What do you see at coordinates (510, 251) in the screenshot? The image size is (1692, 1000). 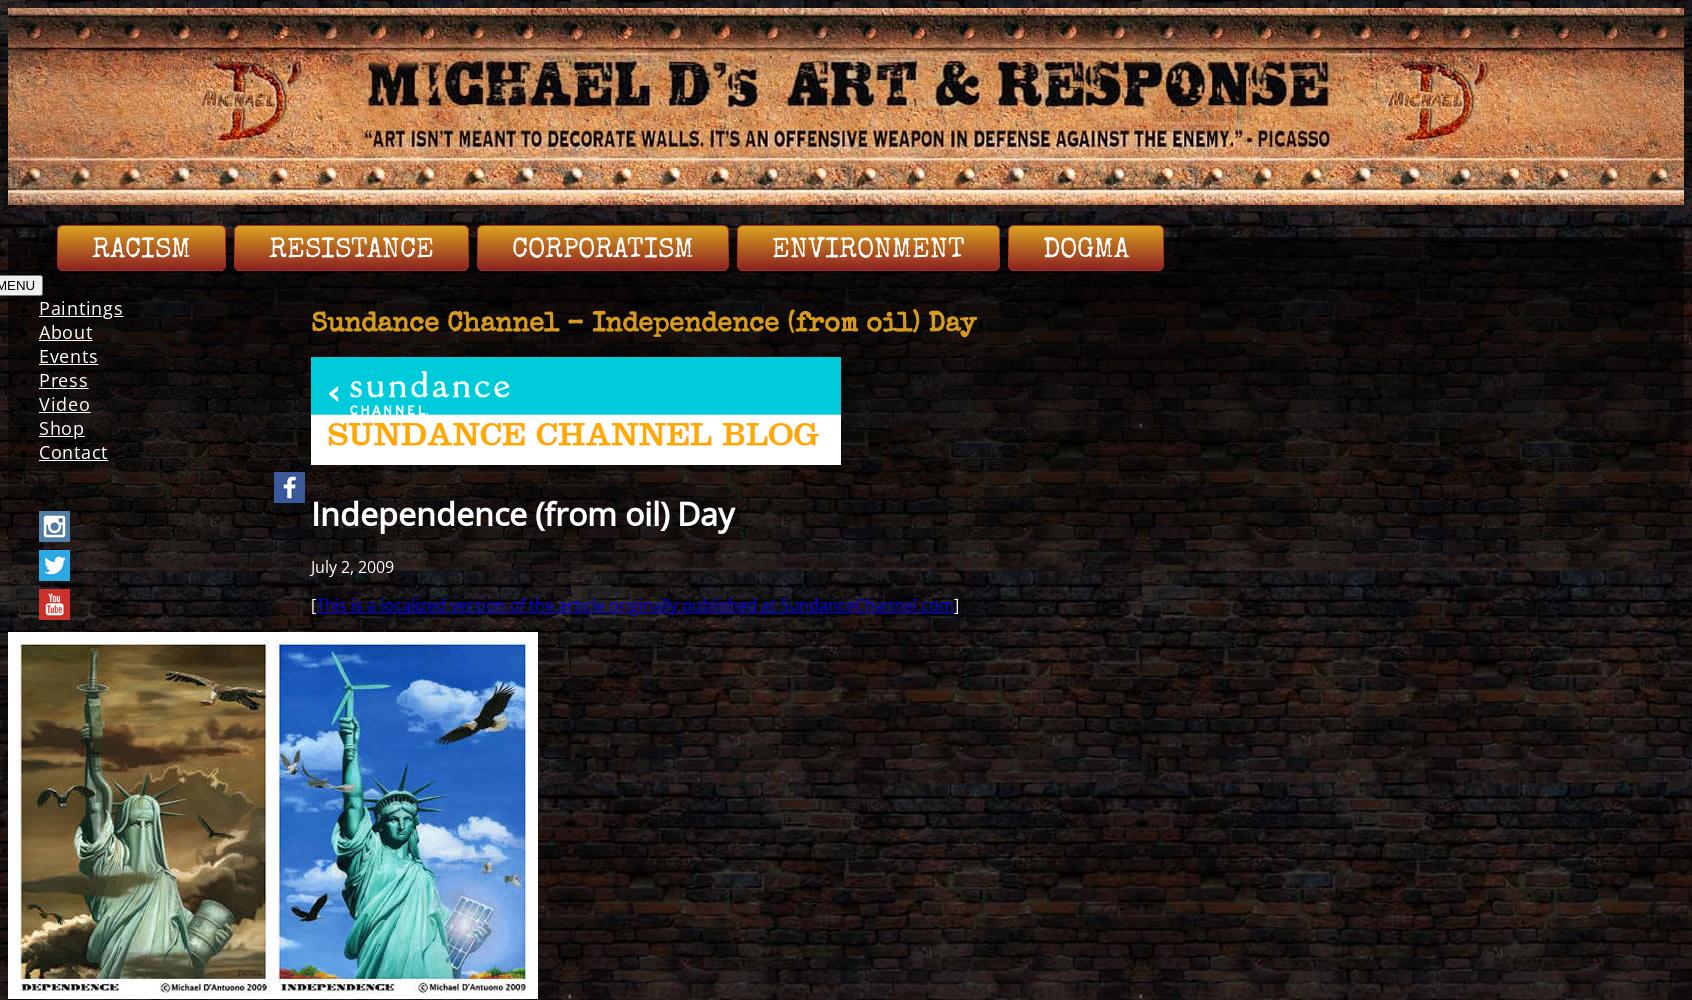 I see `'Corporatism'` at bounding box center [510, 251].